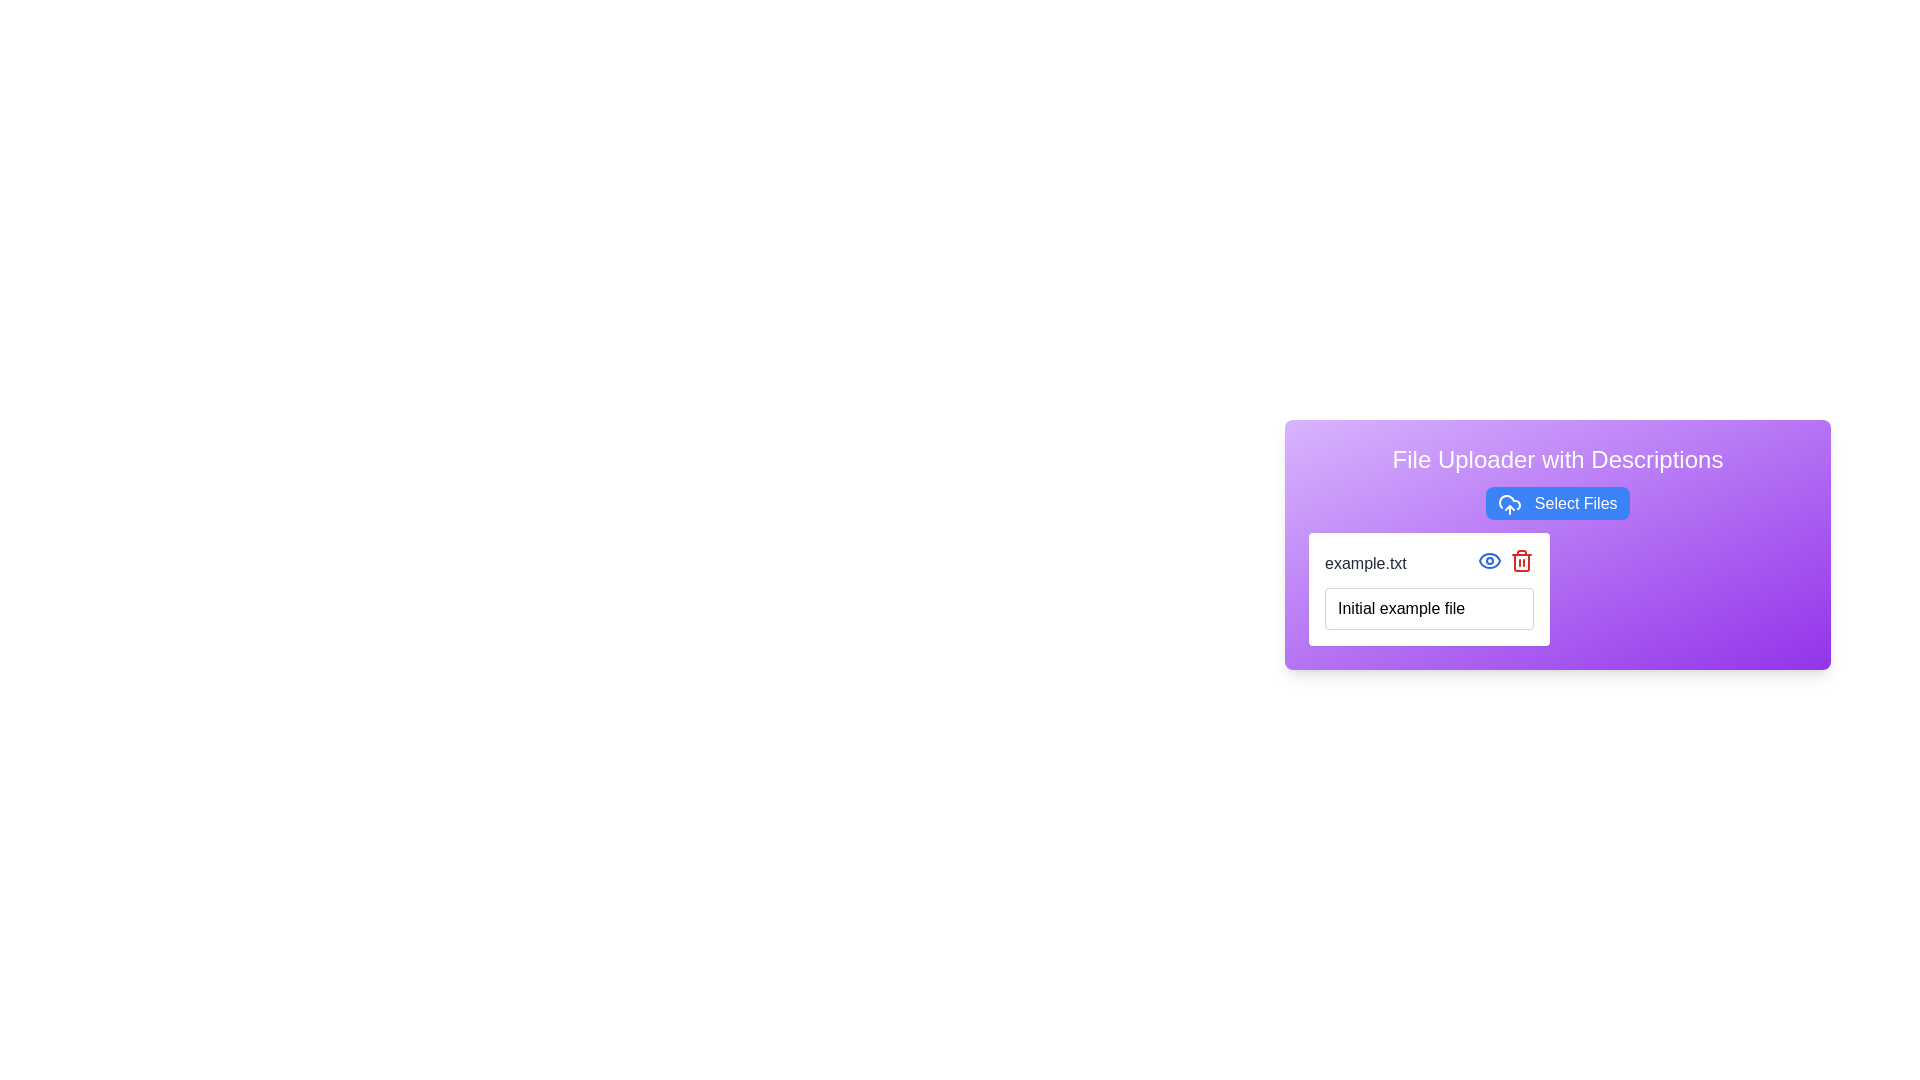 The height and width of the screenshot is (1080, 1920). I want to click on the 'Select Files' button which contains a cloud upload icon on the left side, so click(1510, 503).